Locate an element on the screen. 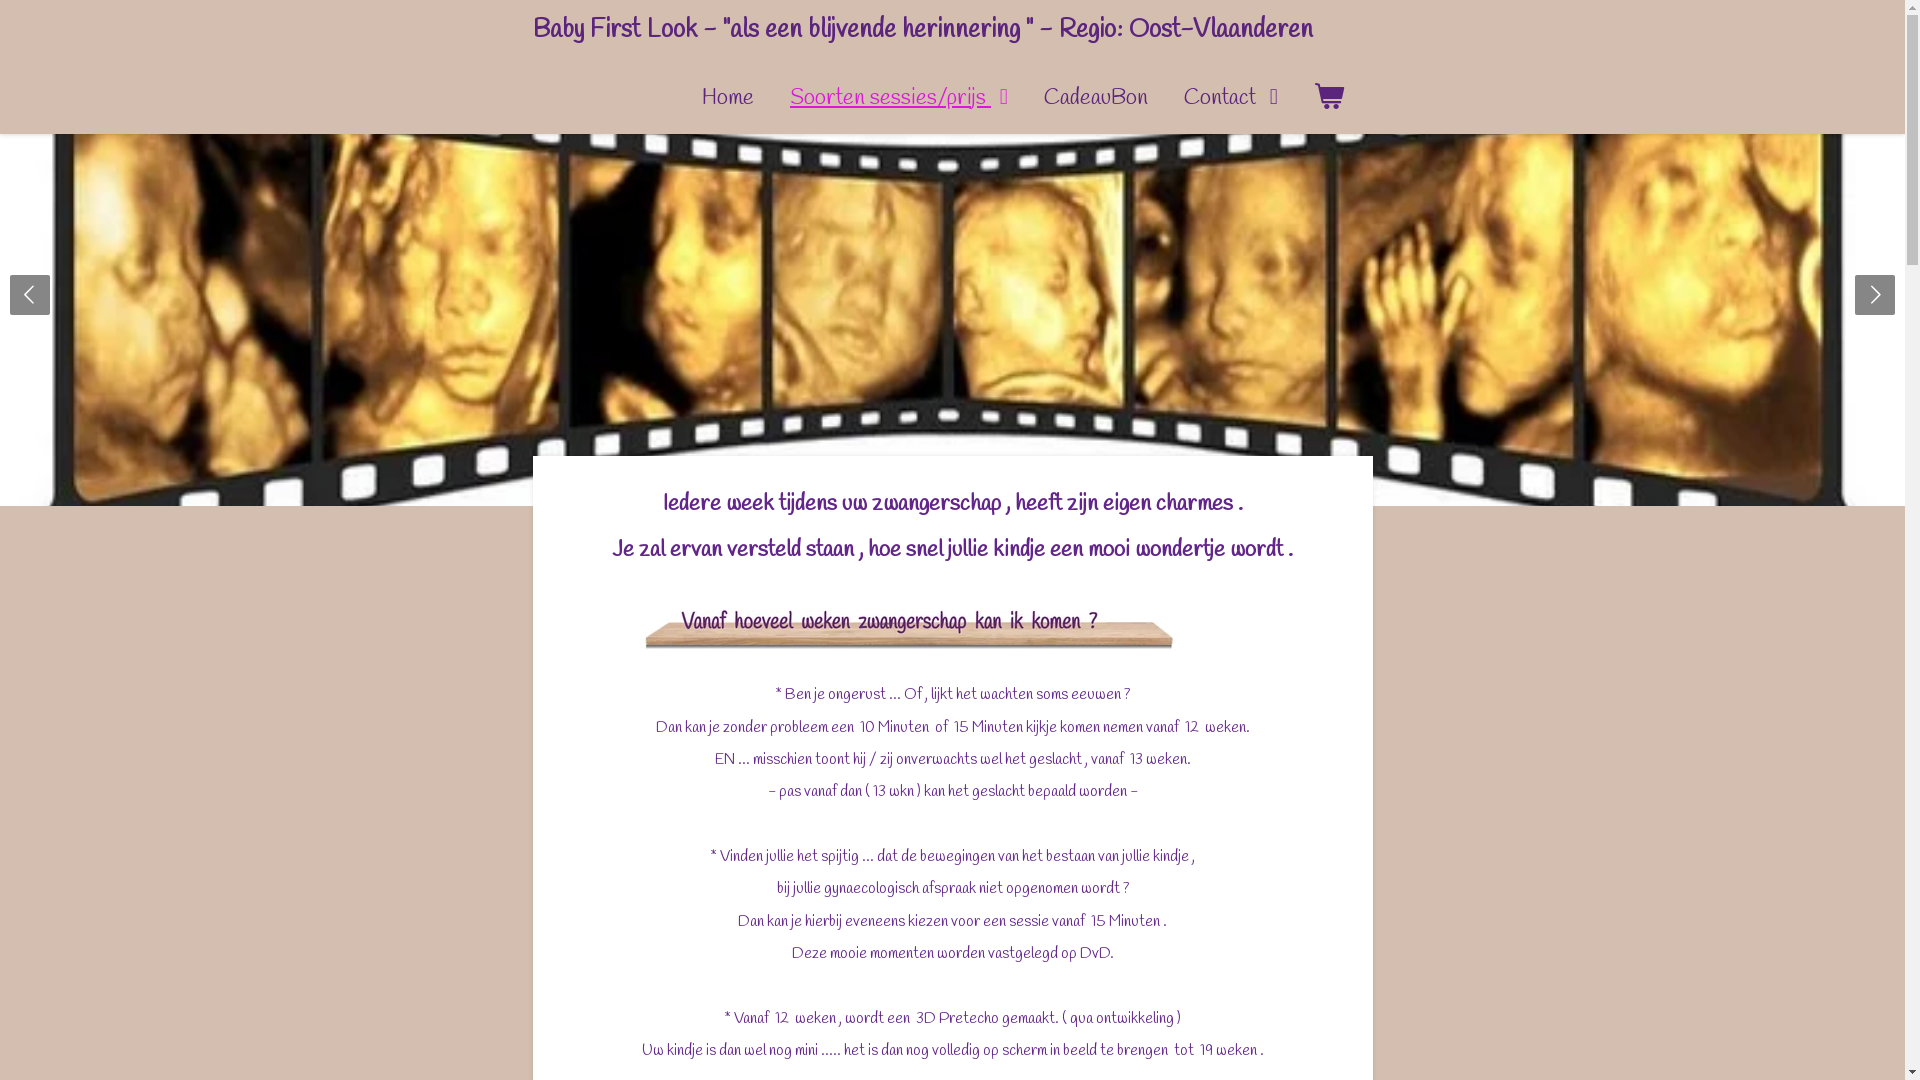 The width and height of the screenshot is (1920, 1080). 'Home' is located at coordinates (727, 97).